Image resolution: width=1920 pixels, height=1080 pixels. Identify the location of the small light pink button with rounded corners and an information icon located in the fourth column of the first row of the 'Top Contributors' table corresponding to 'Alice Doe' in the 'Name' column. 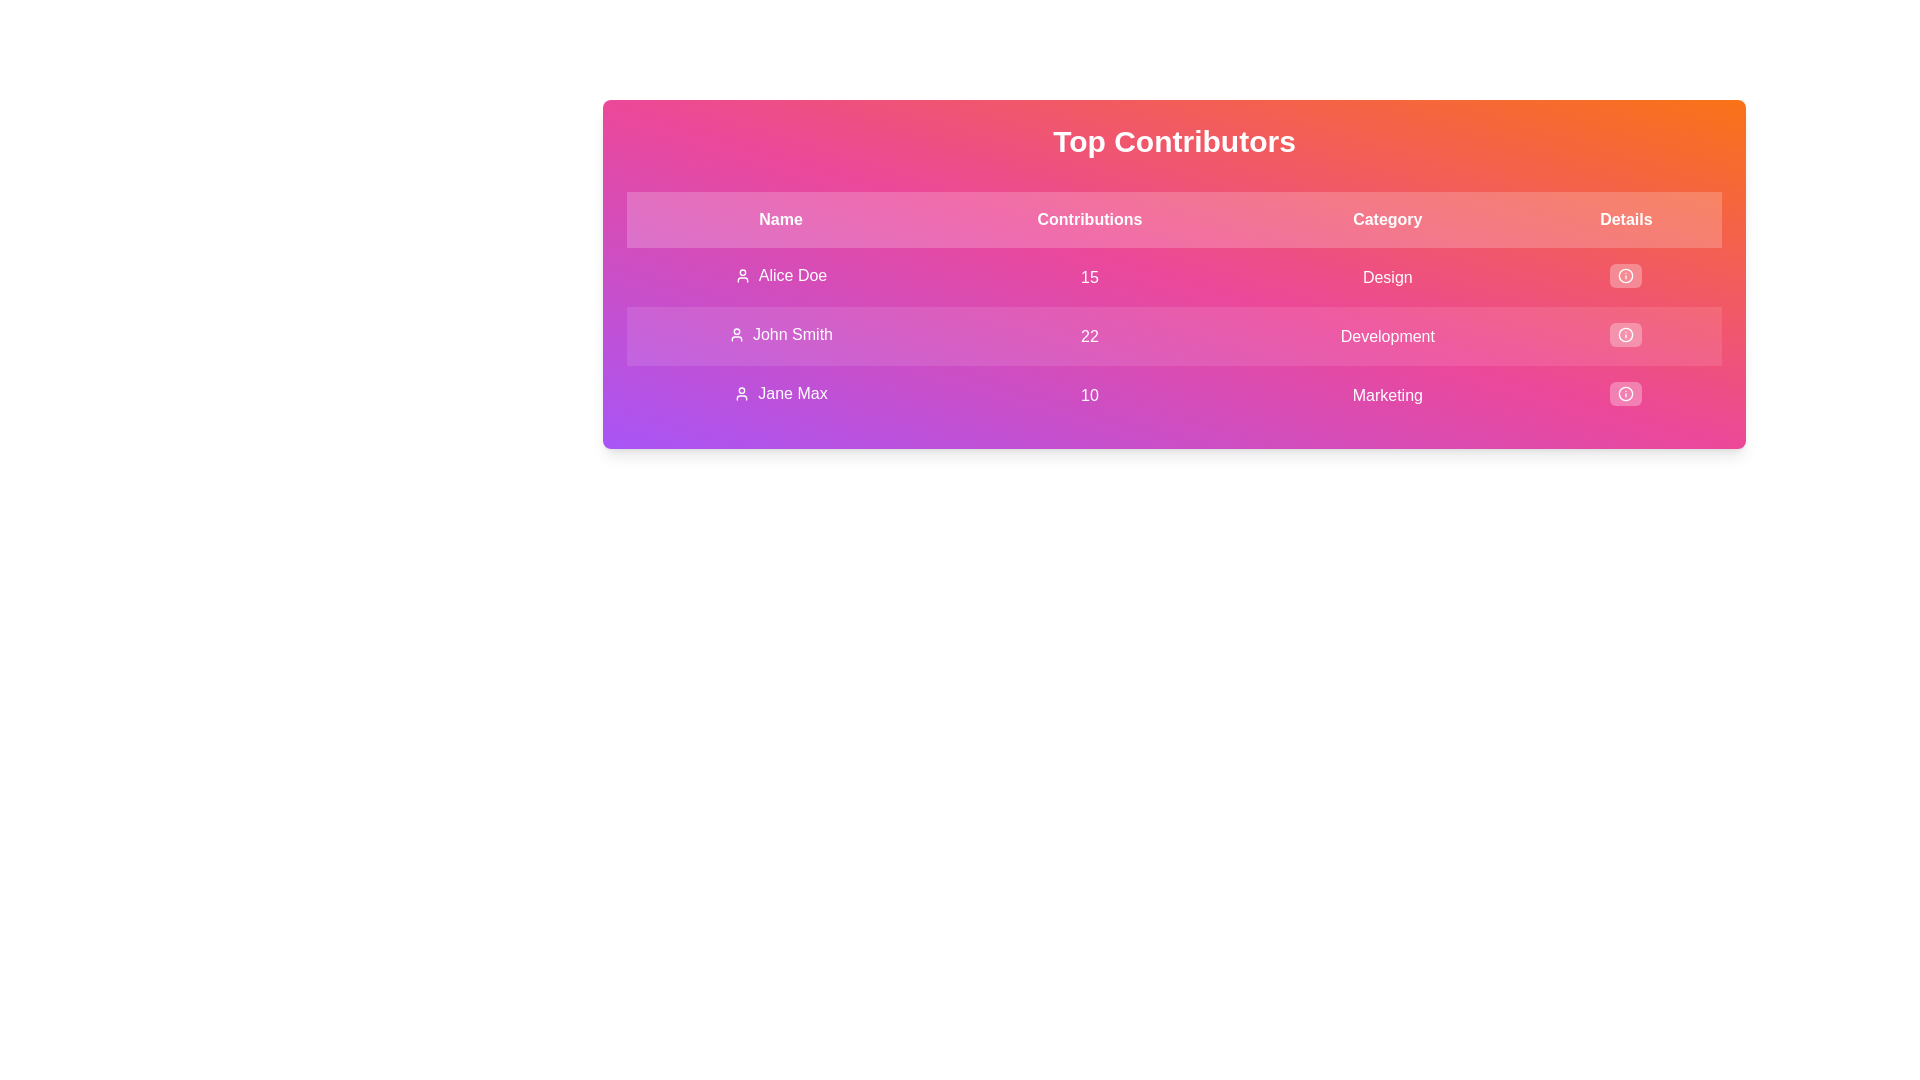
(1626, 277).